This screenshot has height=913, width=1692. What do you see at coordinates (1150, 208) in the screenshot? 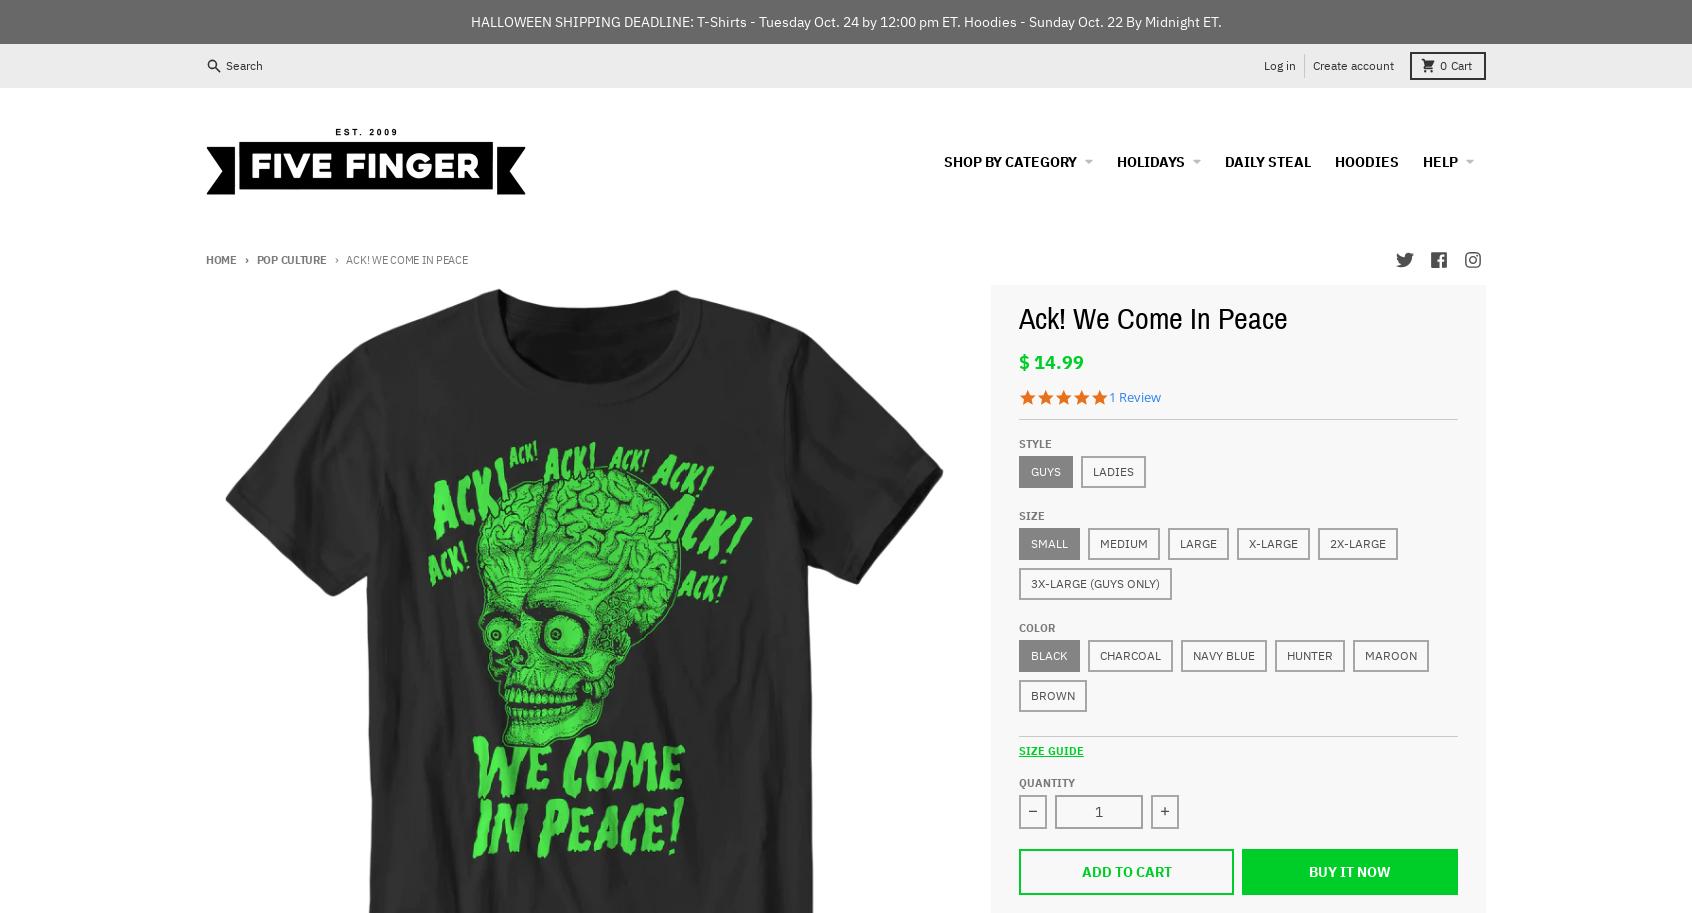
I see `'Christmas'` at bounding box center [1150, 208].